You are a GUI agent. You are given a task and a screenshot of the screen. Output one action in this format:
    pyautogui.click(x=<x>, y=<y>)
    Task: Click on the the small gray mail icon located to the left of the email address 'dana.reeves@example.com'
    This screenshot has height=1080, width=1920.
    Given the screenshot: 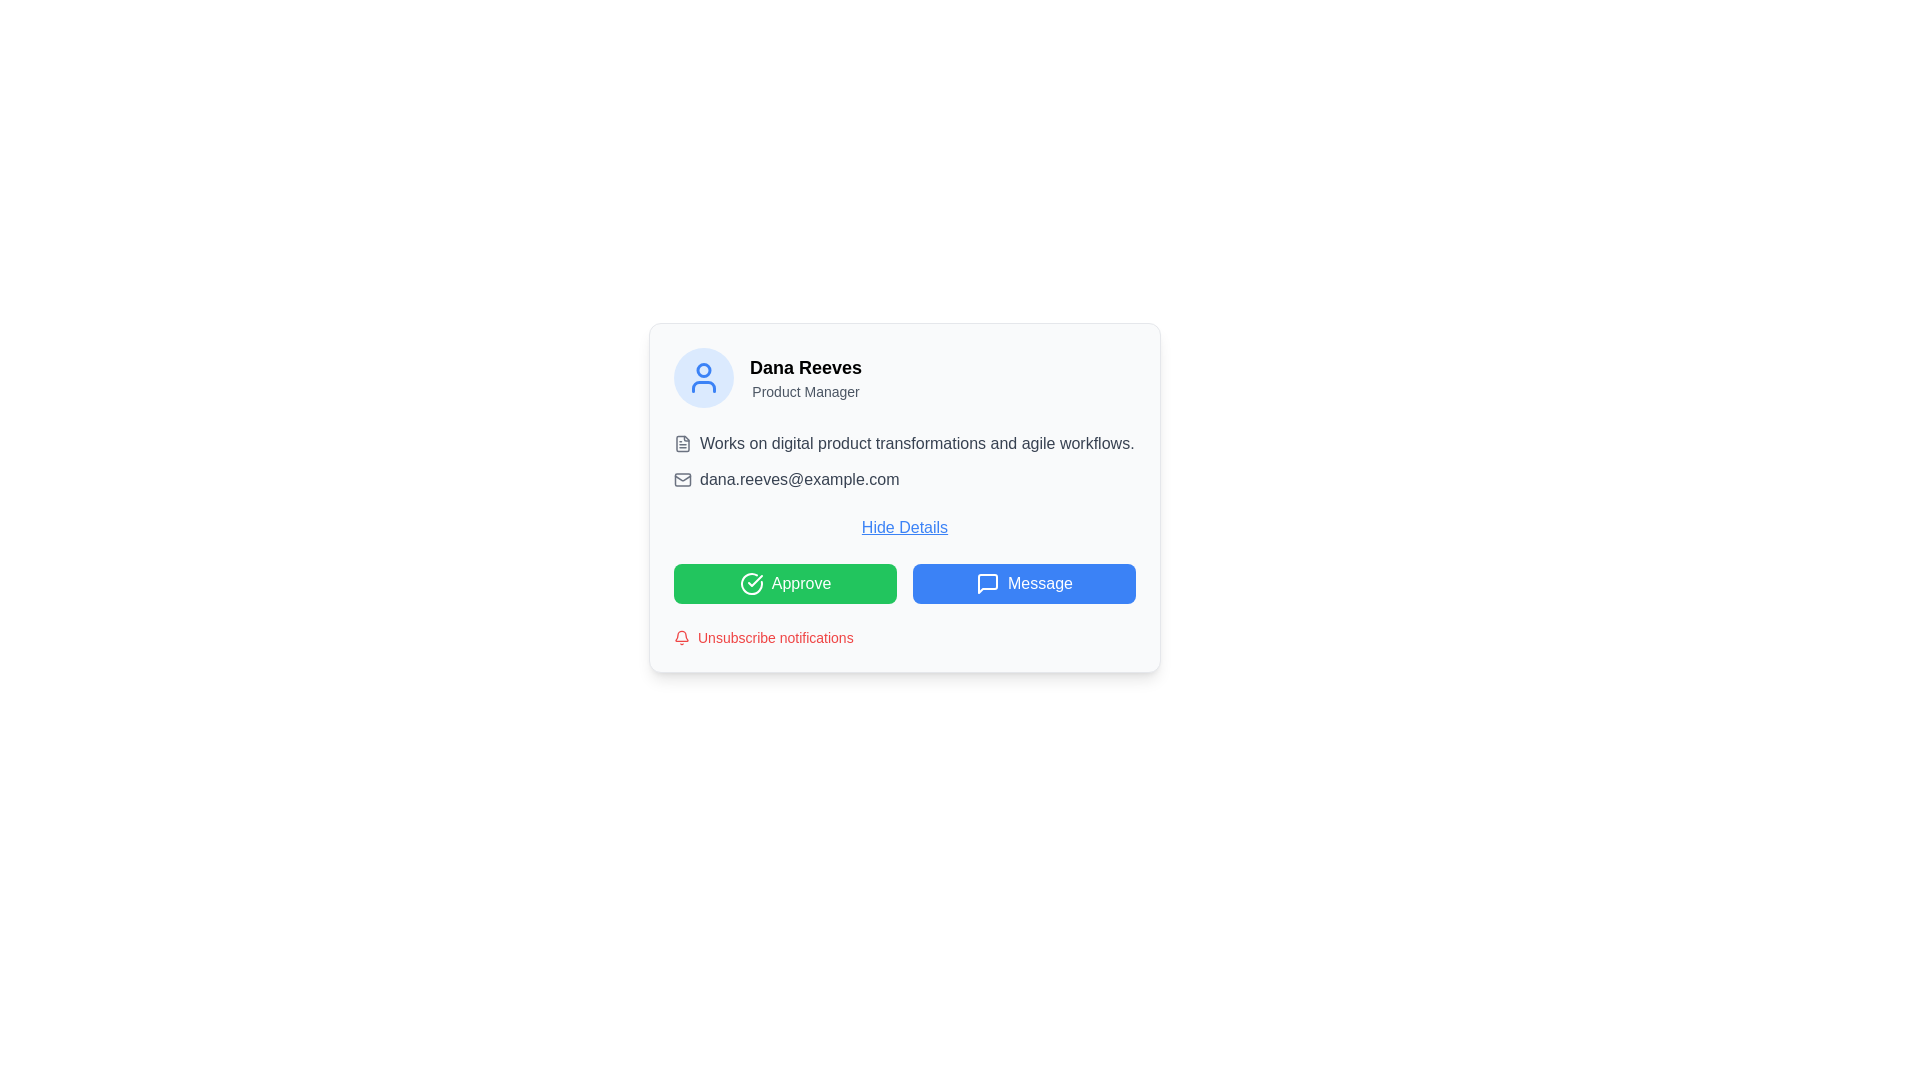 What is the action you would take?
    pyautogui.click(x=682, y=479)
    